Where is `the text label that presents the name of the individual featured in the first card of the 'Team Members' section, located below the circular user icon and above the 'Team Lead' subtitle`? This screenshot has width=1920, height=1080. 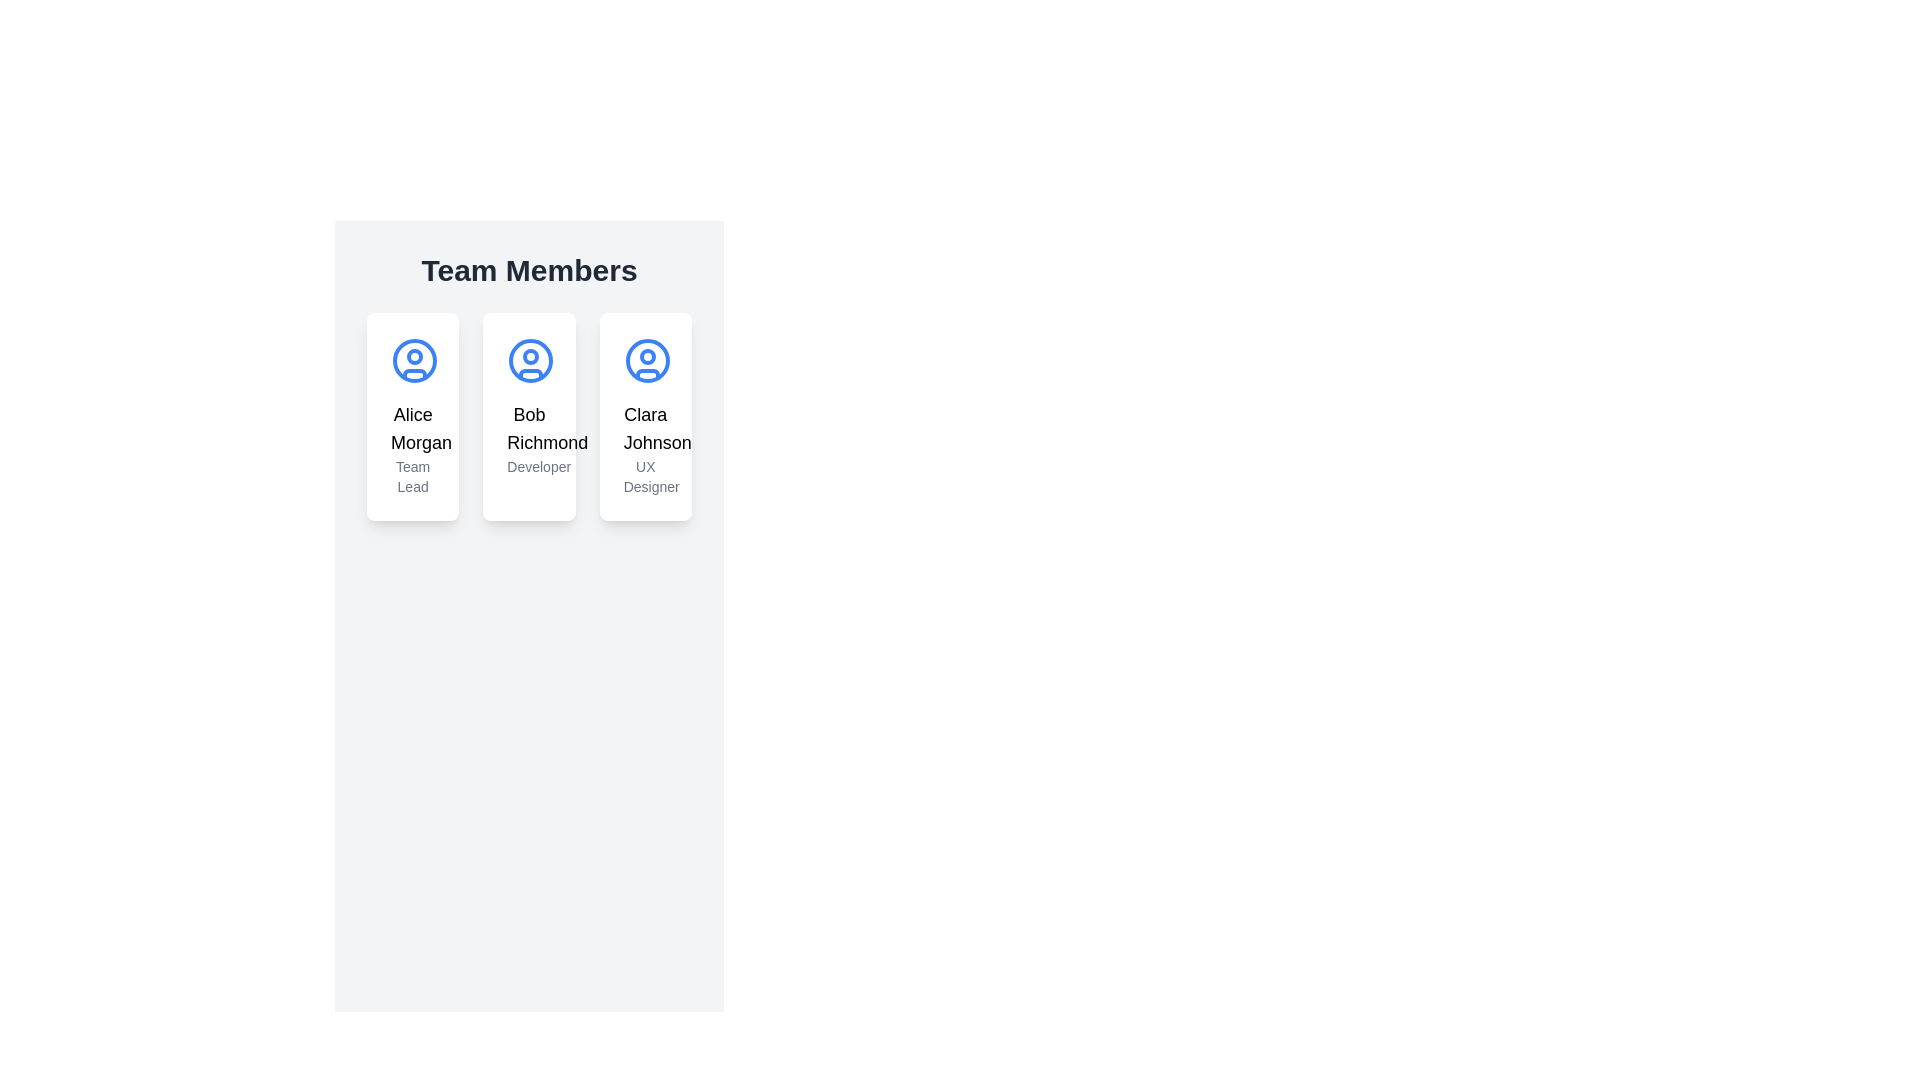
the text label that presents the name of the individual featured in the first card of the 'Team Members' section, located below the circular user icon and above the 'Team Lead' subtitle is located at coordinates (412, 427).